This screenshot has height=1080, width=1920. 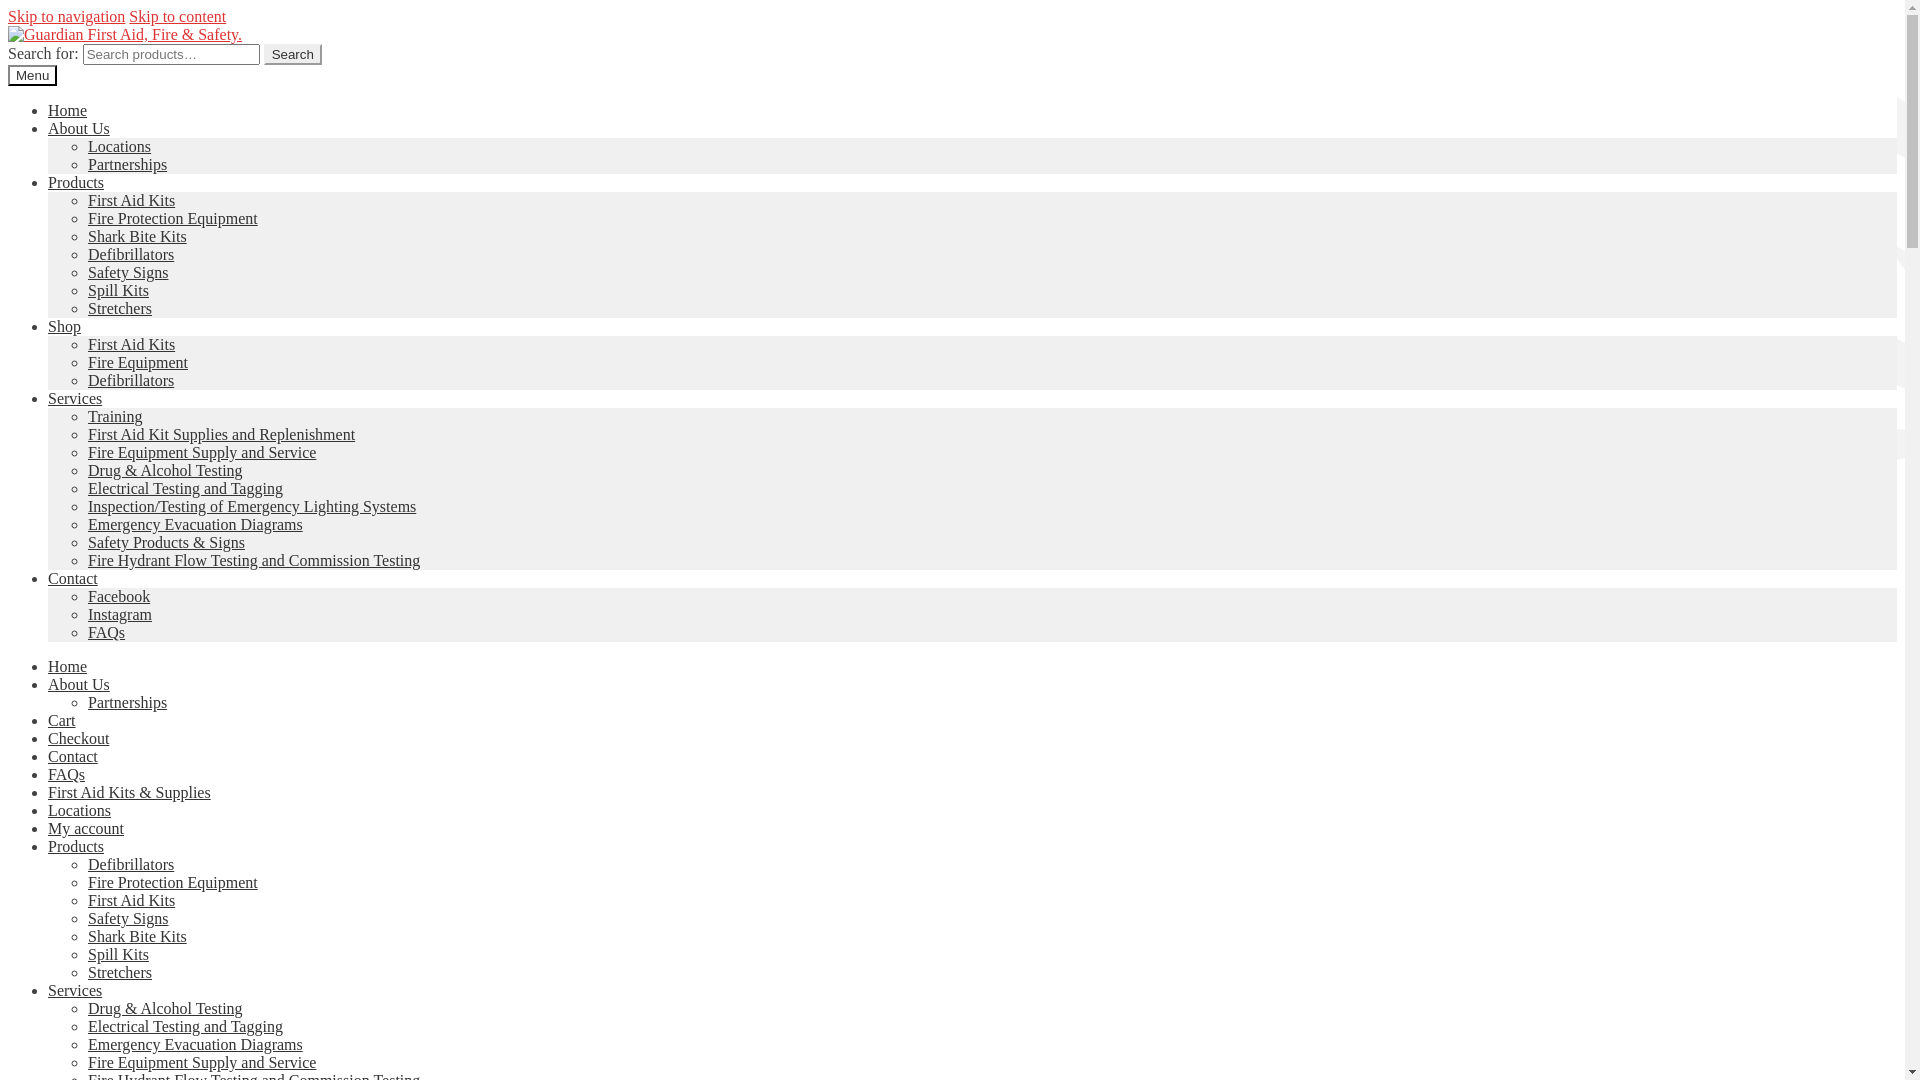 What do you see at coordinates (86, 971) in the screenshot?
I see `'Stretchers'` at bounding box center [86, 971].